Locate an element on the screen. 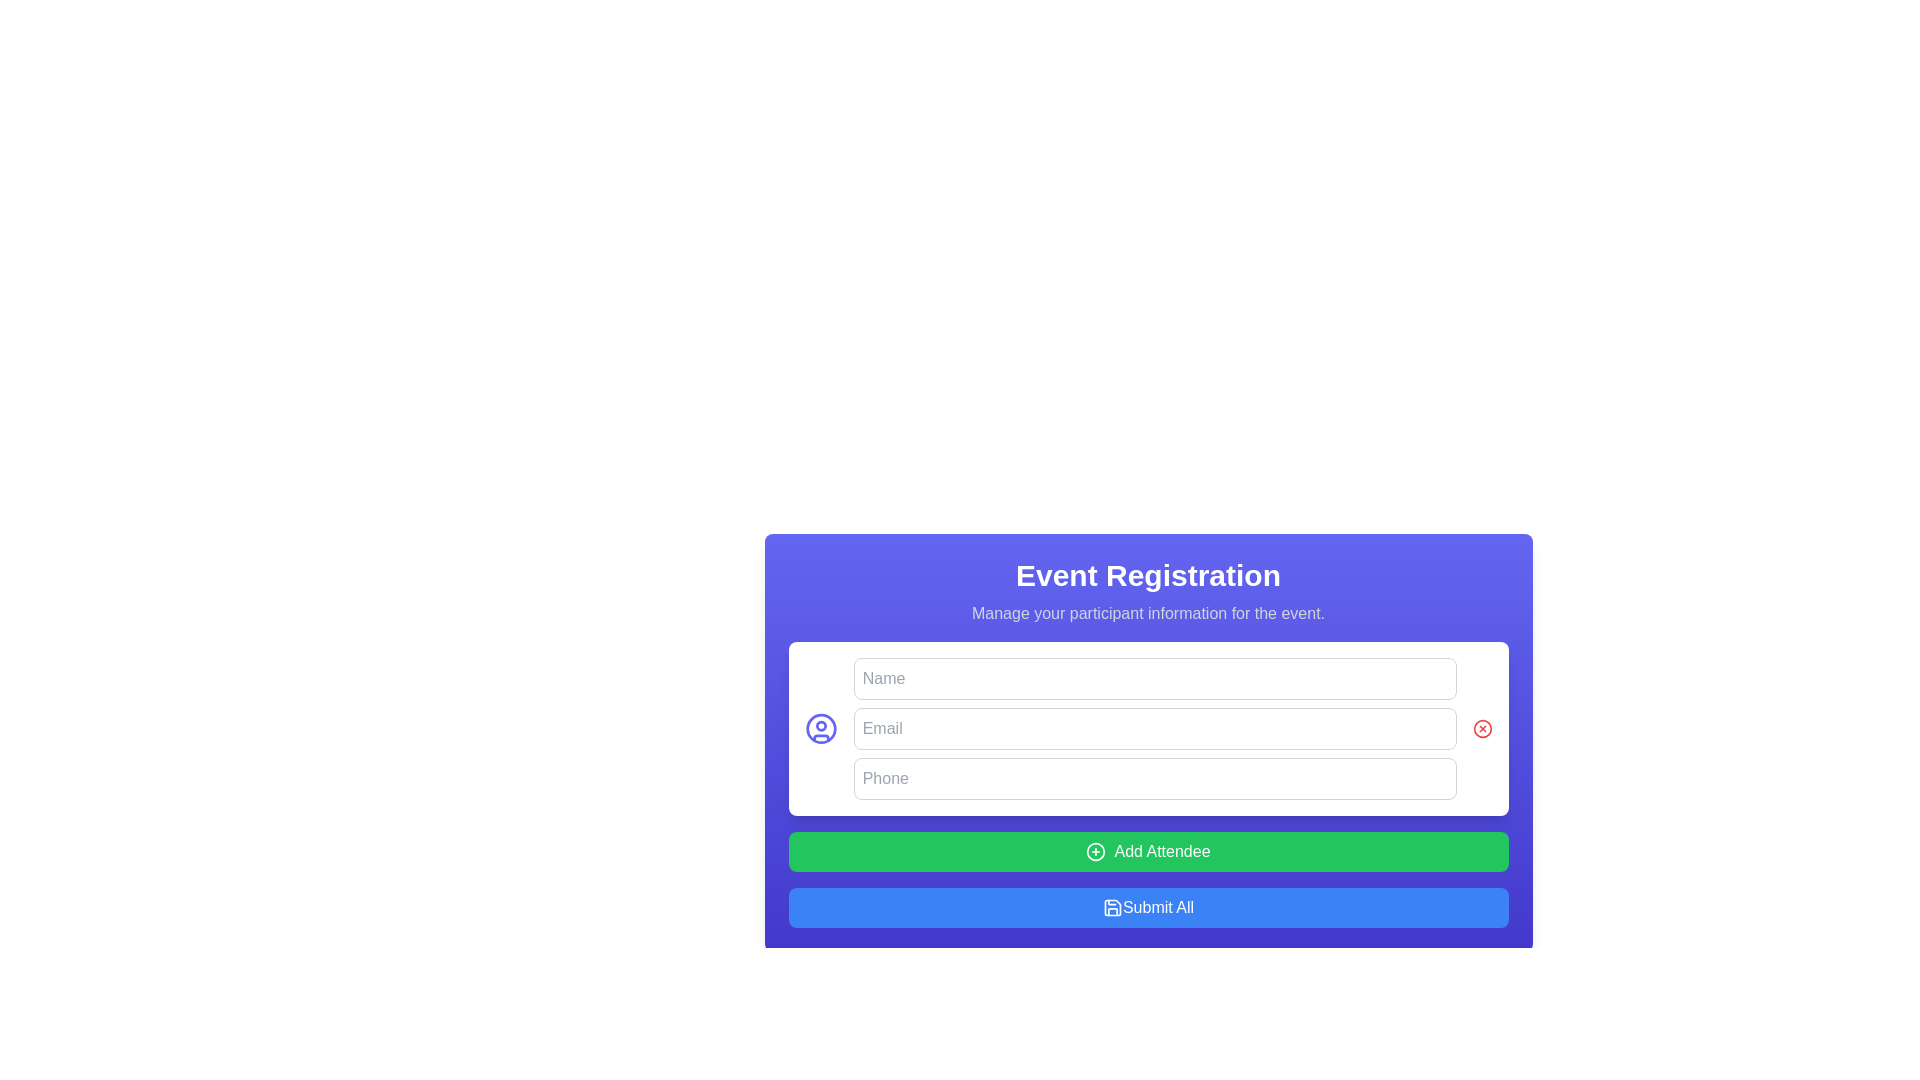  the text label within the green button that adds a new attendee to the event registration form is located at coordinates (1162, 852).